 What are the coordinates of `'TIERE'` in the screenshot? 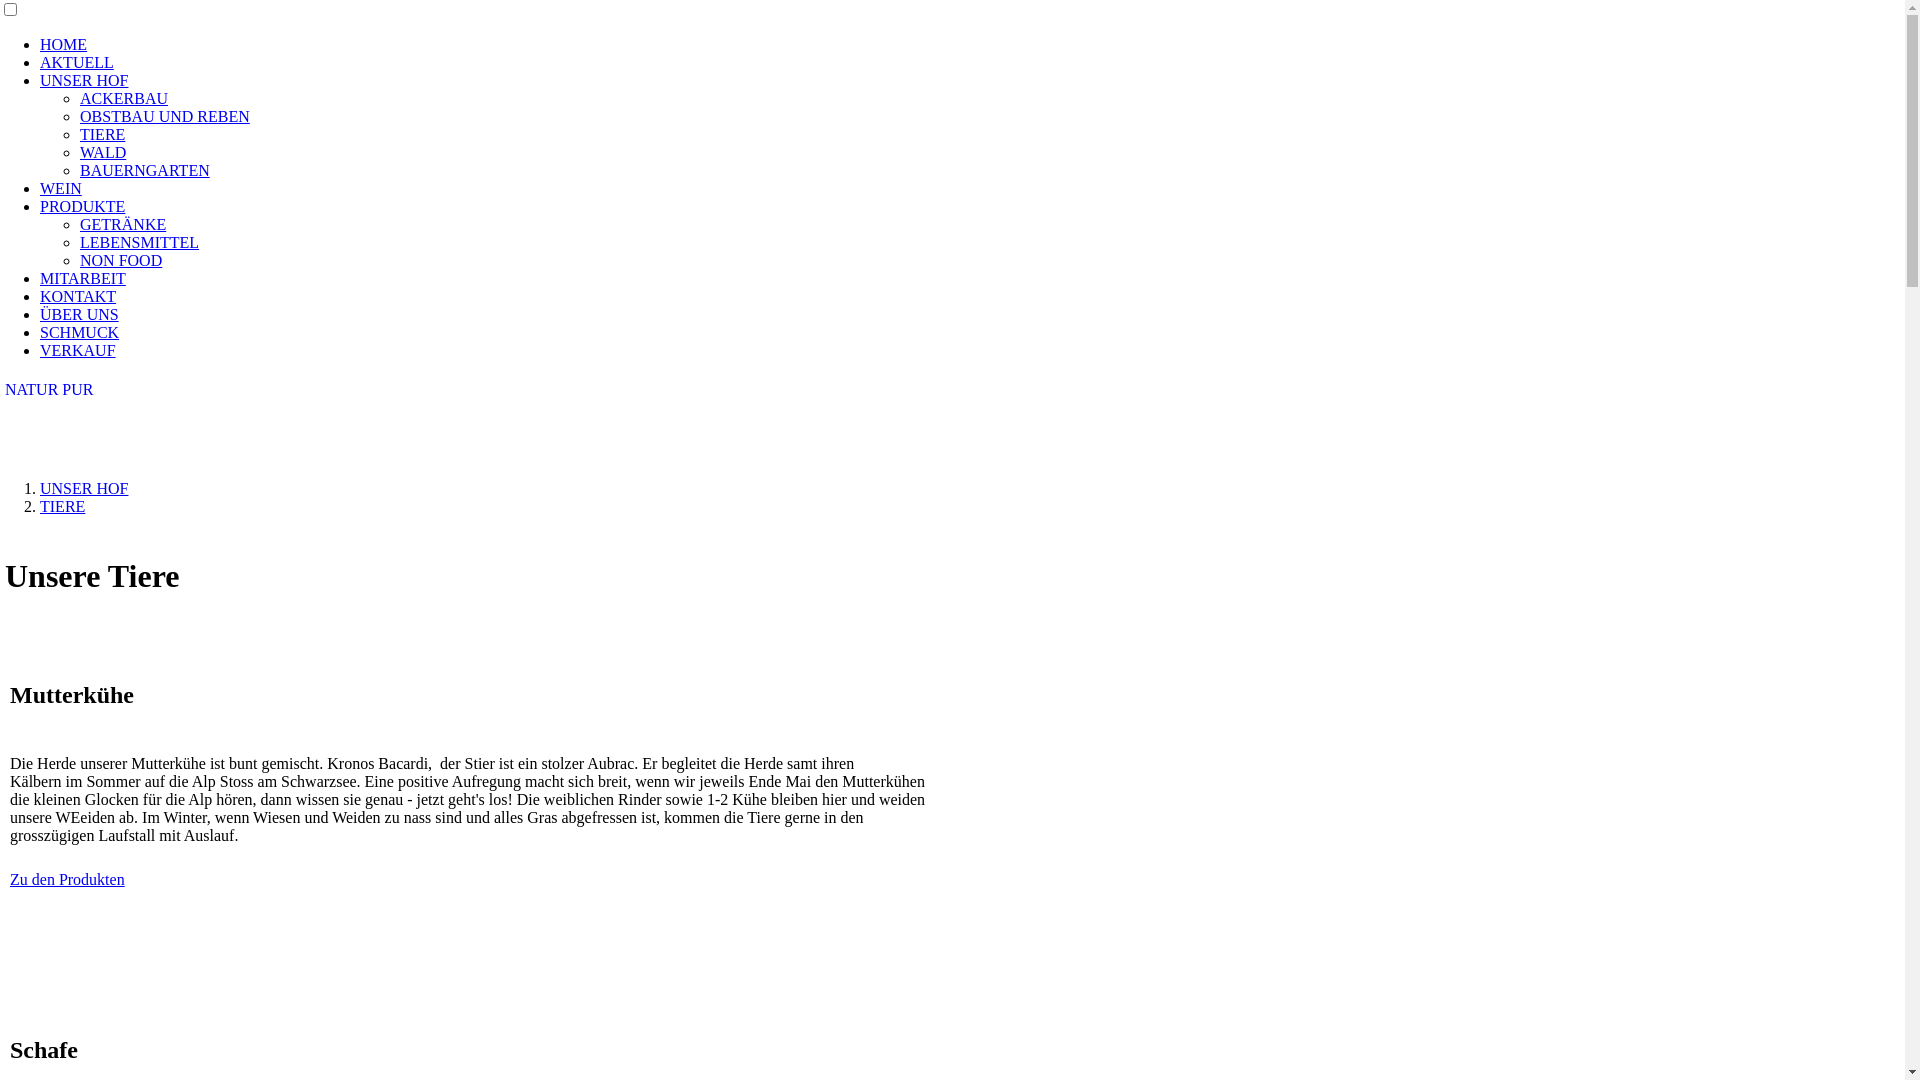 It's located at (101, 134).